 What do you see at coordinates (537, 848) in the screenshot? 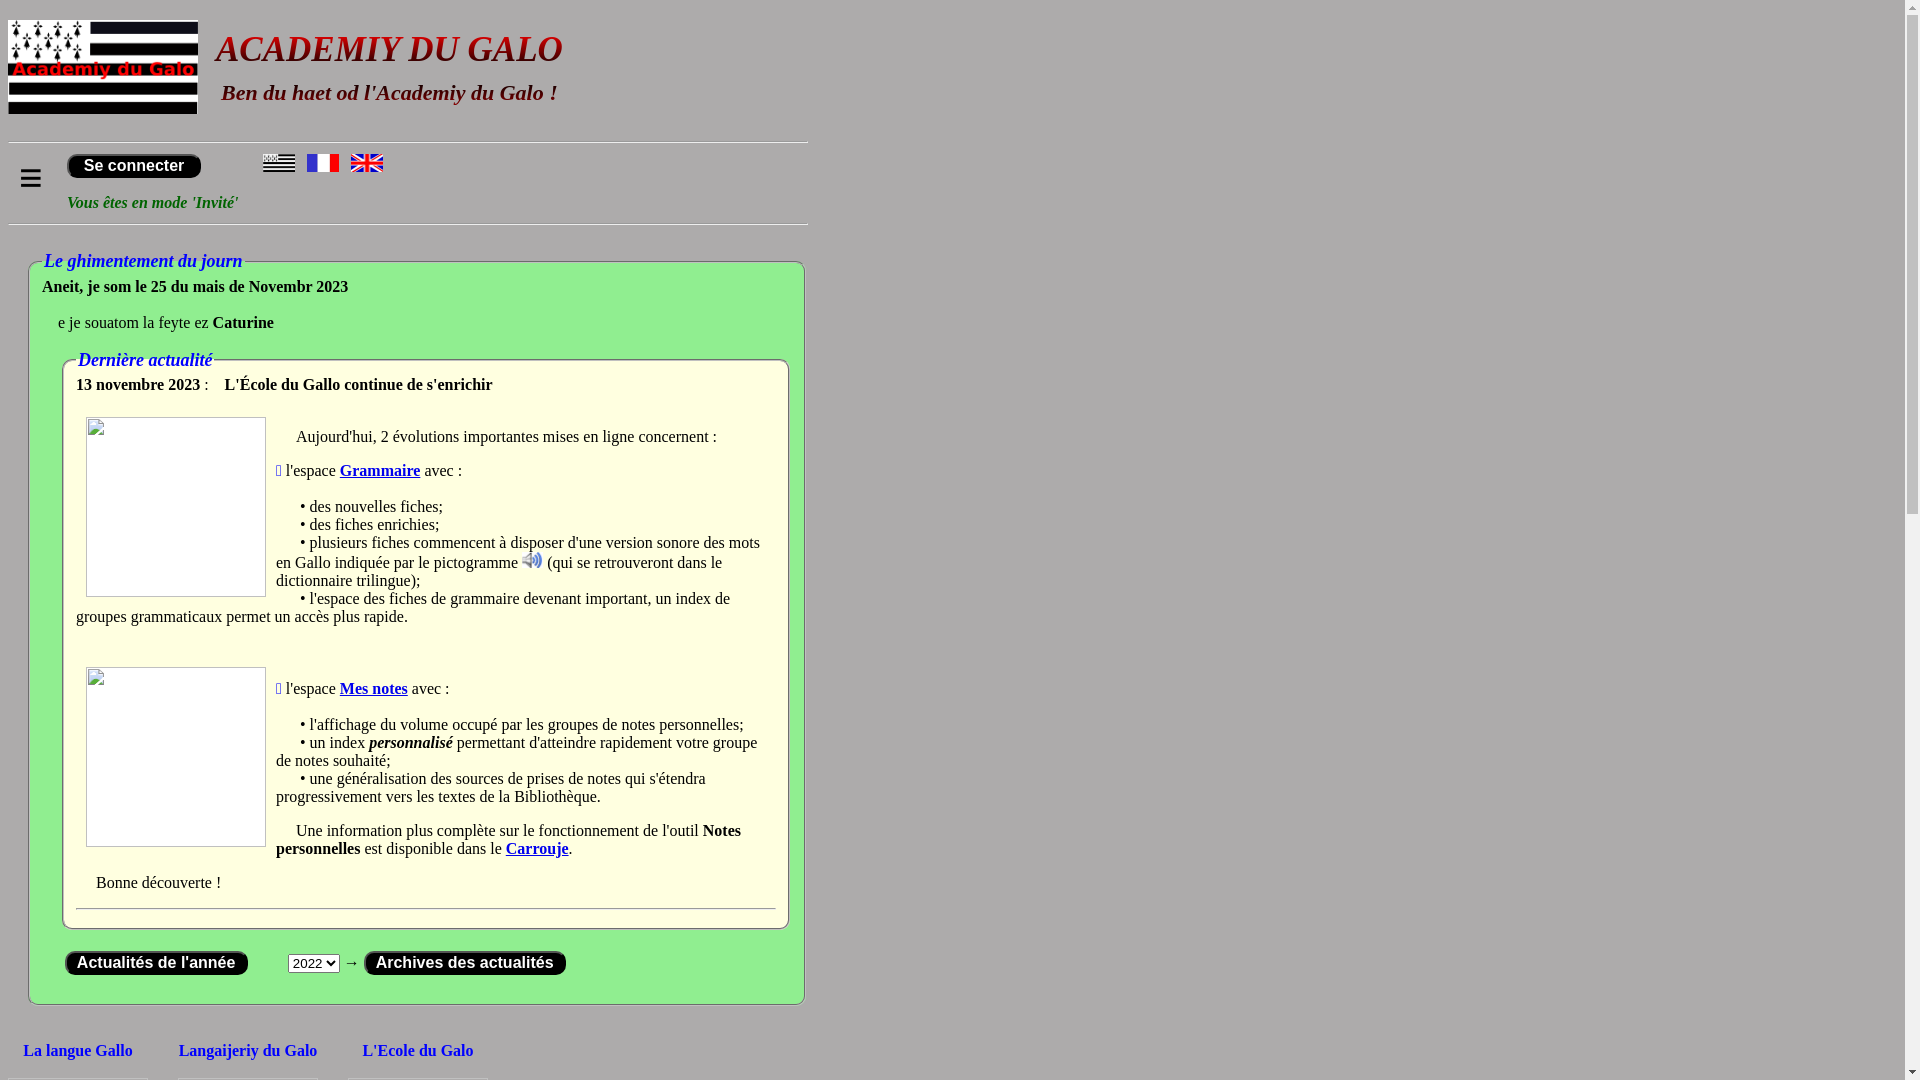
I see `'Carrouje'` at bounding box center [537, 848].